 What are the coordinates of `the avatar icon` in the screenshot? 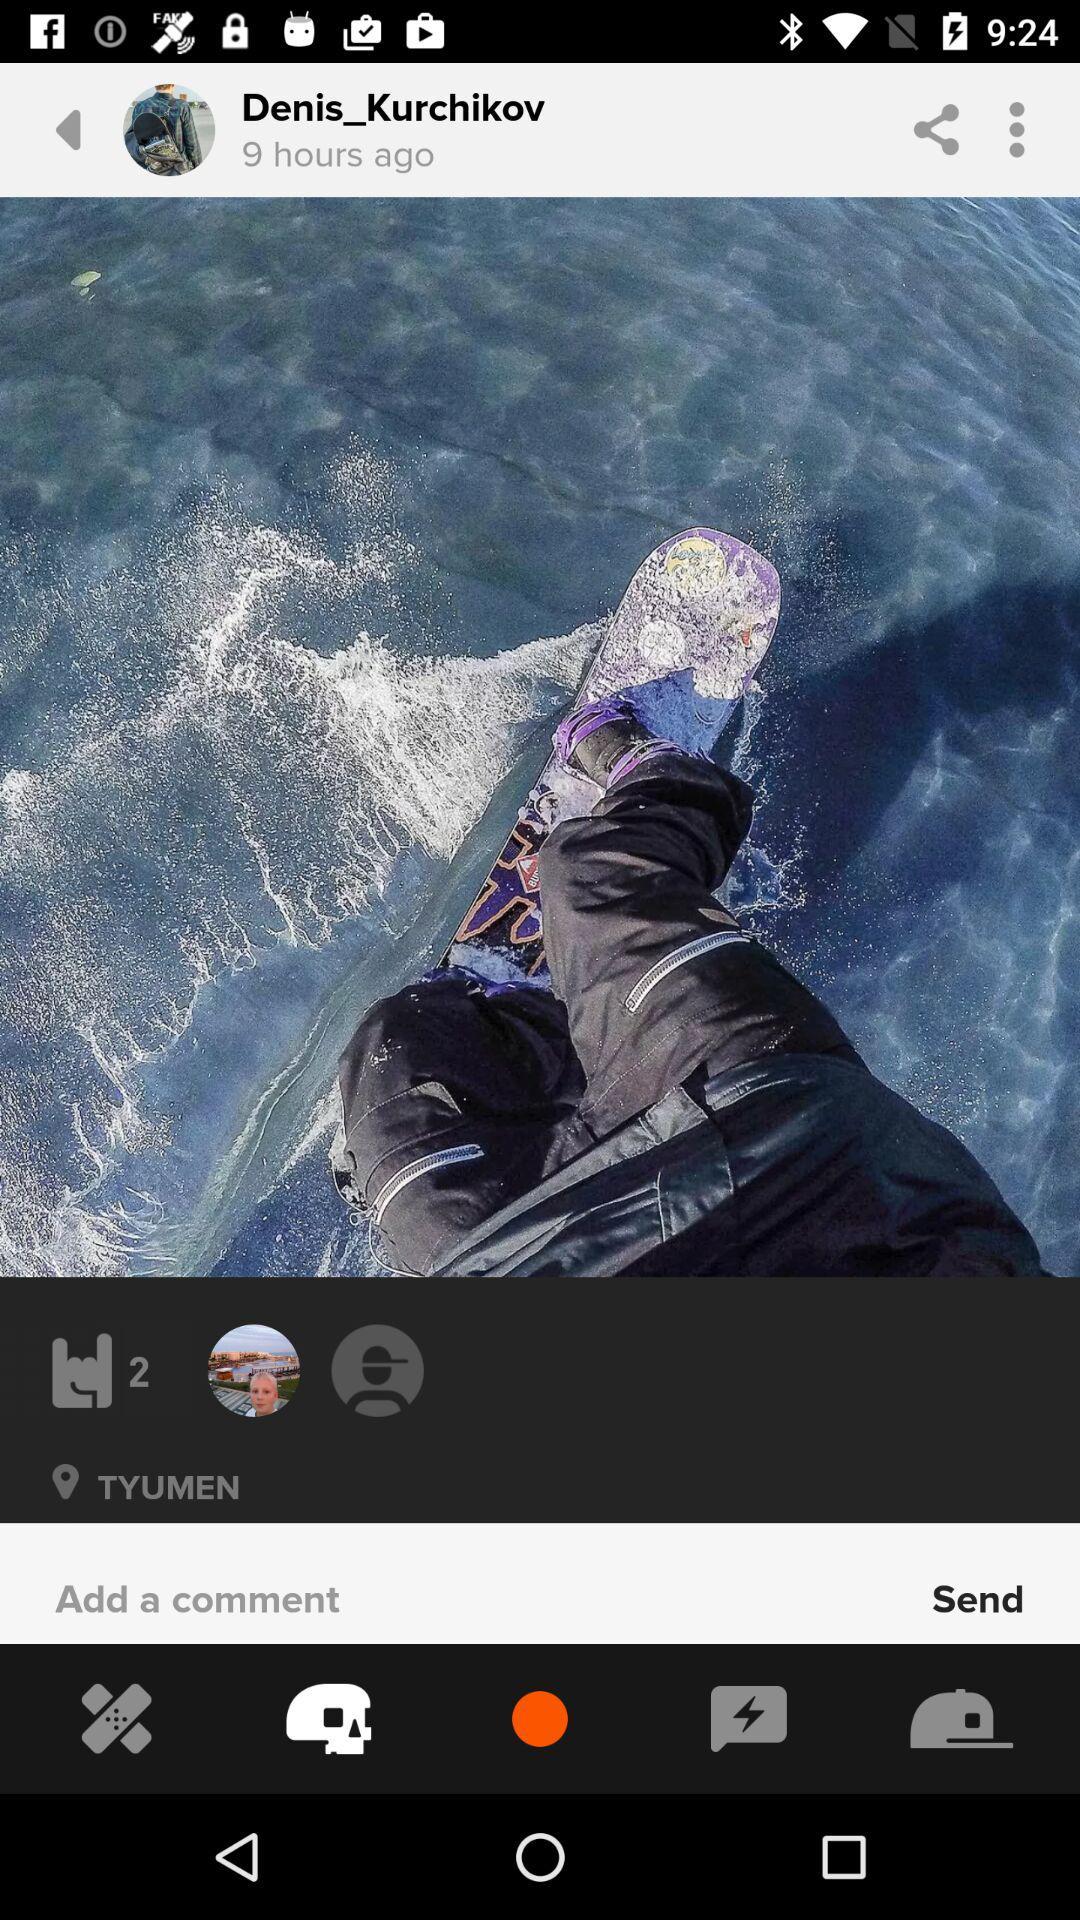 It's located at (377, 1369).